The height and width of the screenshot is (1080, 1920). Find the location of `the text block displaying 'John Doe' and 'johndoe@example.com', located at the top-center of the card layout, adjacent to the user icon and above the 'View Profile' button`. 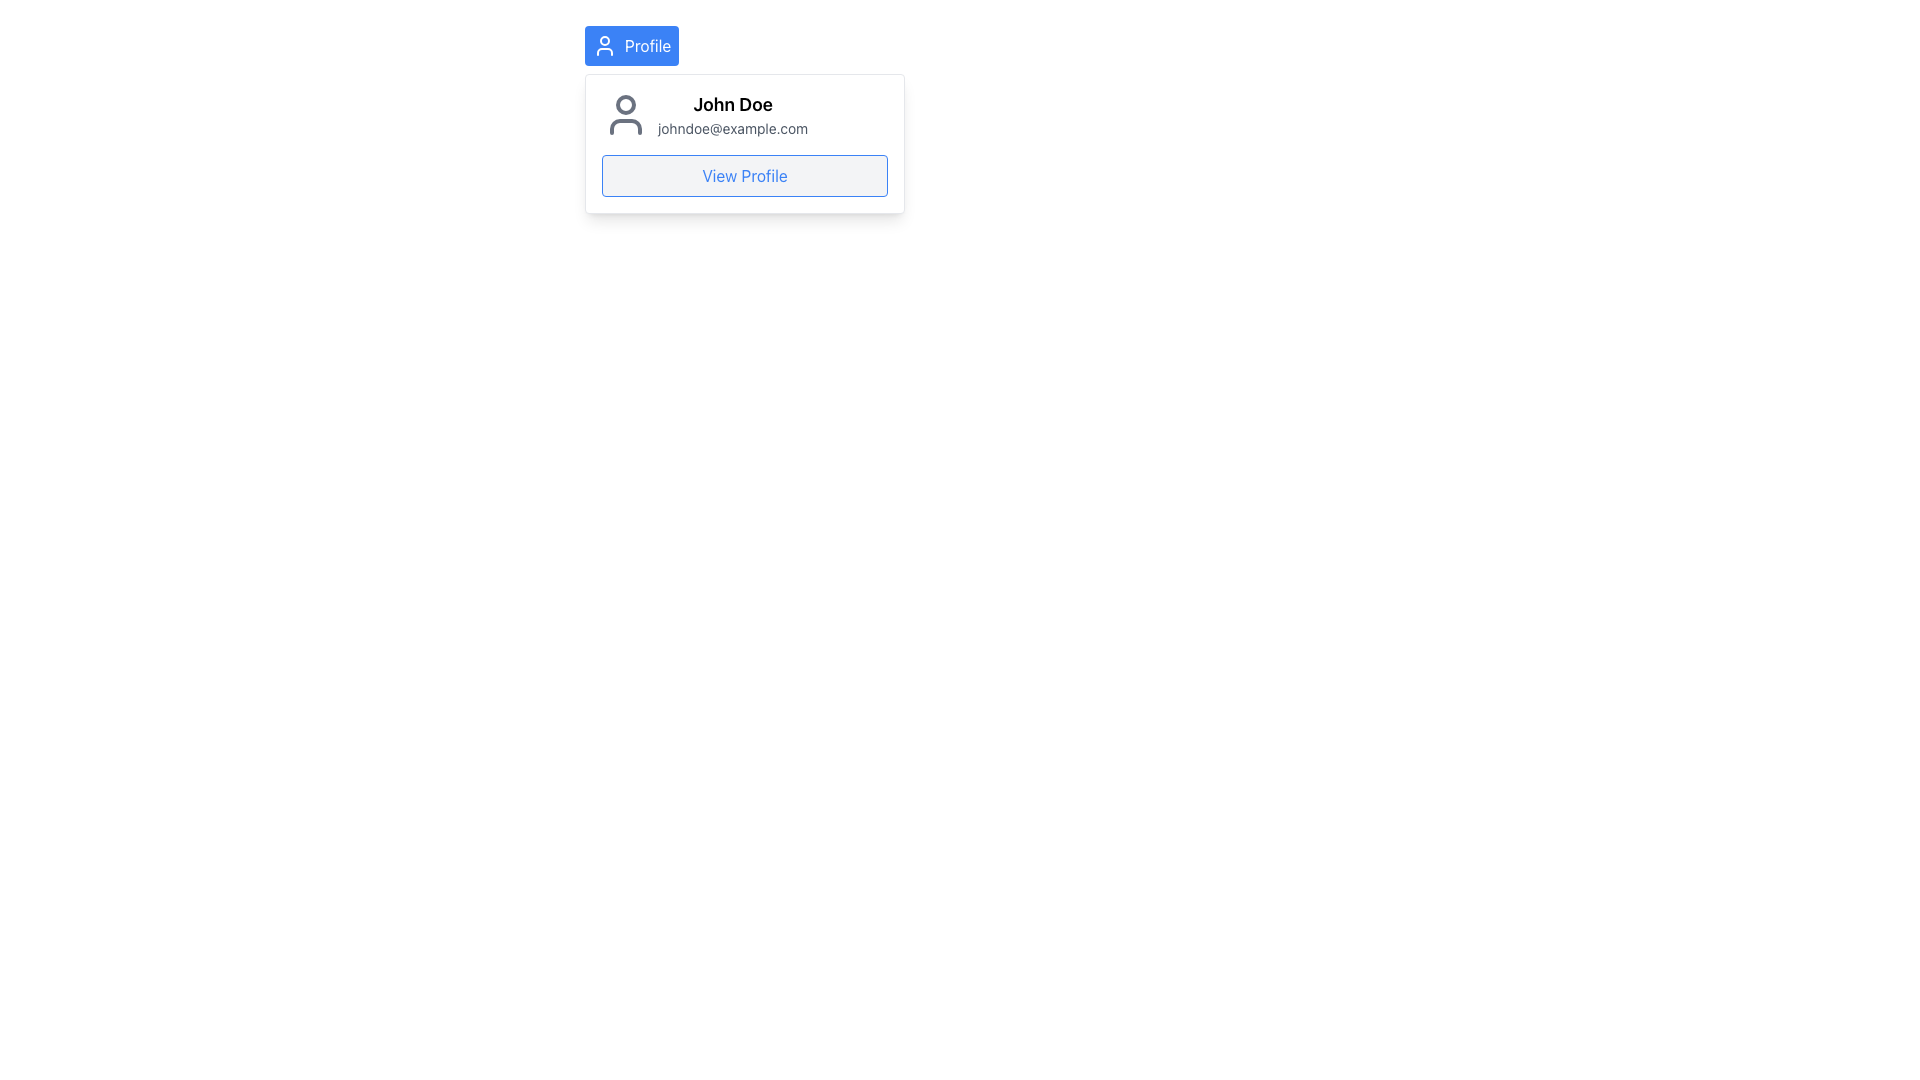

the text block displaying 'John Doe' and 'johndoe@example.com', located at the top-center of the card layout, adjacent to the user icon and above the 'View Profile' button is located at coordinates (732, 115).